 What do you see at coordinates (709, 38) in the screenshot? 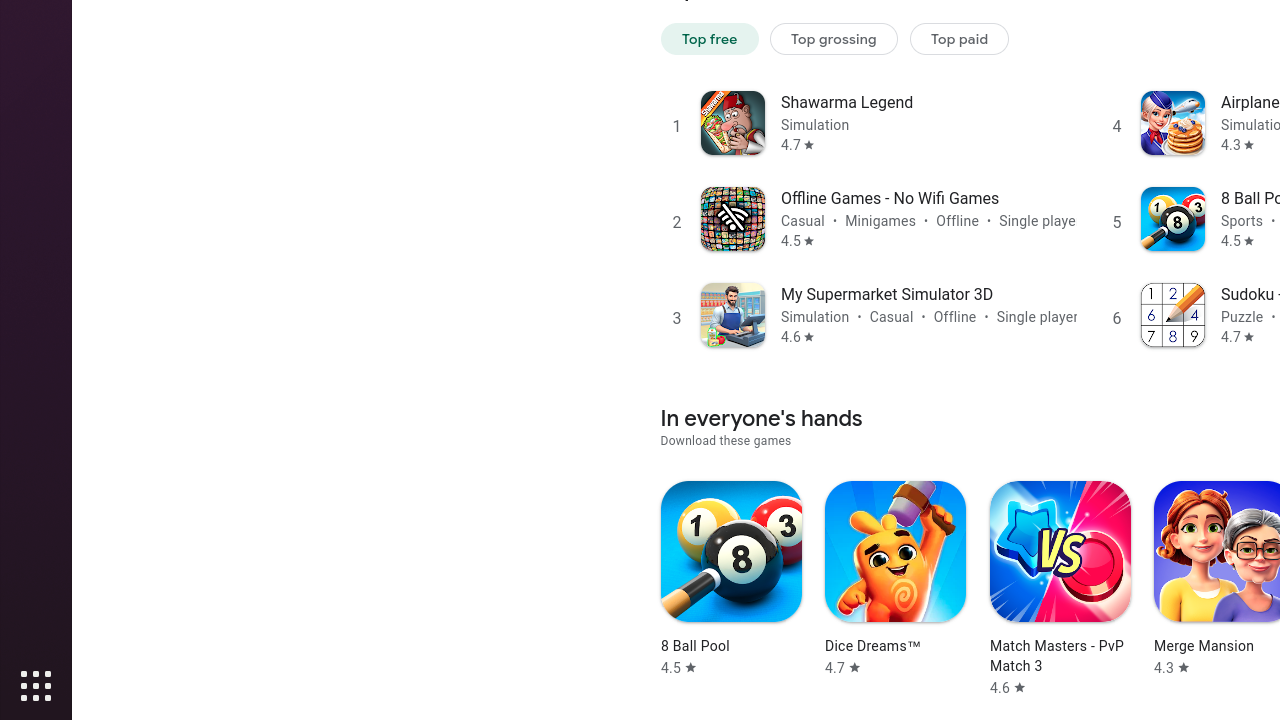
I see `'Top free'` at bounding box center [709, 38].